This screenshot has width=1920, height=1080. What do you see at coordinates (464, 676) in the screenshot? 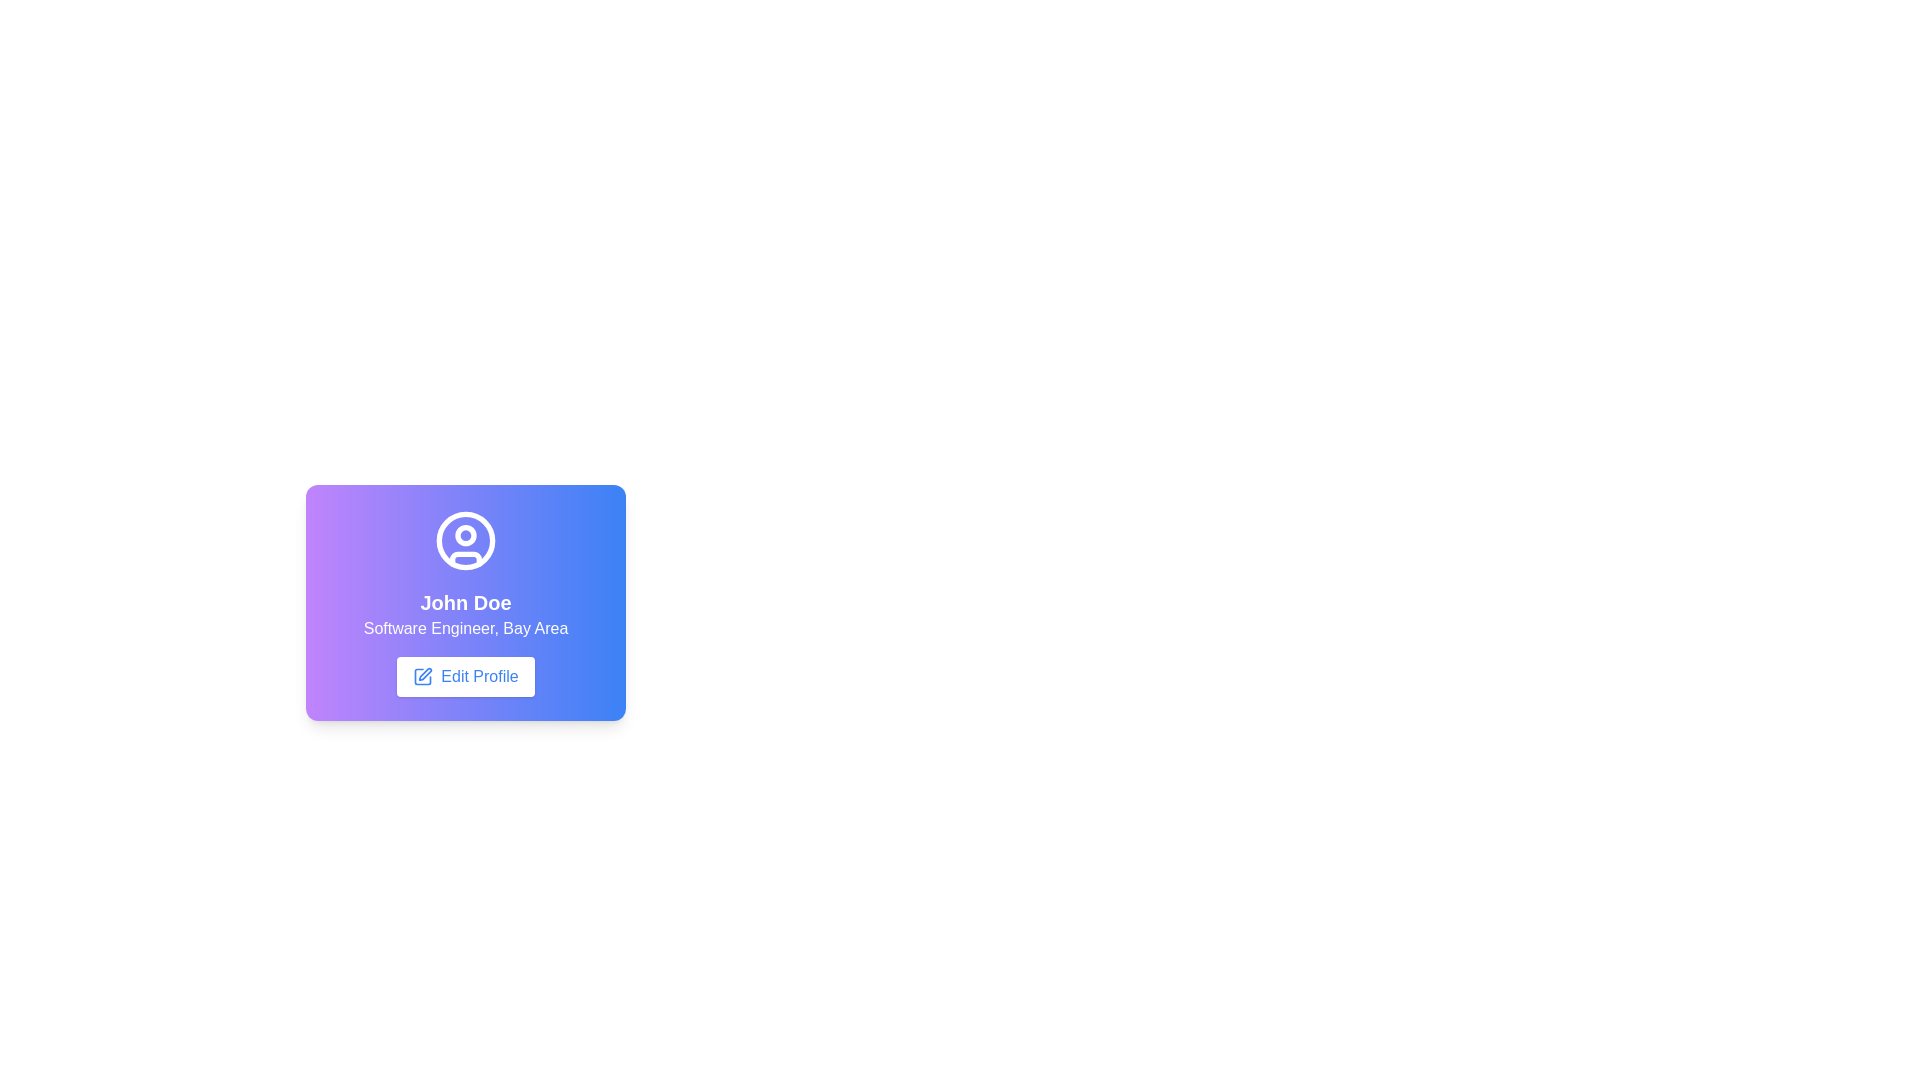
I see `the 'Edit Profile' button, which is a rectangular button with rounded corners, a white background, and blue text, located at the bottom of a card-like component` at bounding box center [464, 676].